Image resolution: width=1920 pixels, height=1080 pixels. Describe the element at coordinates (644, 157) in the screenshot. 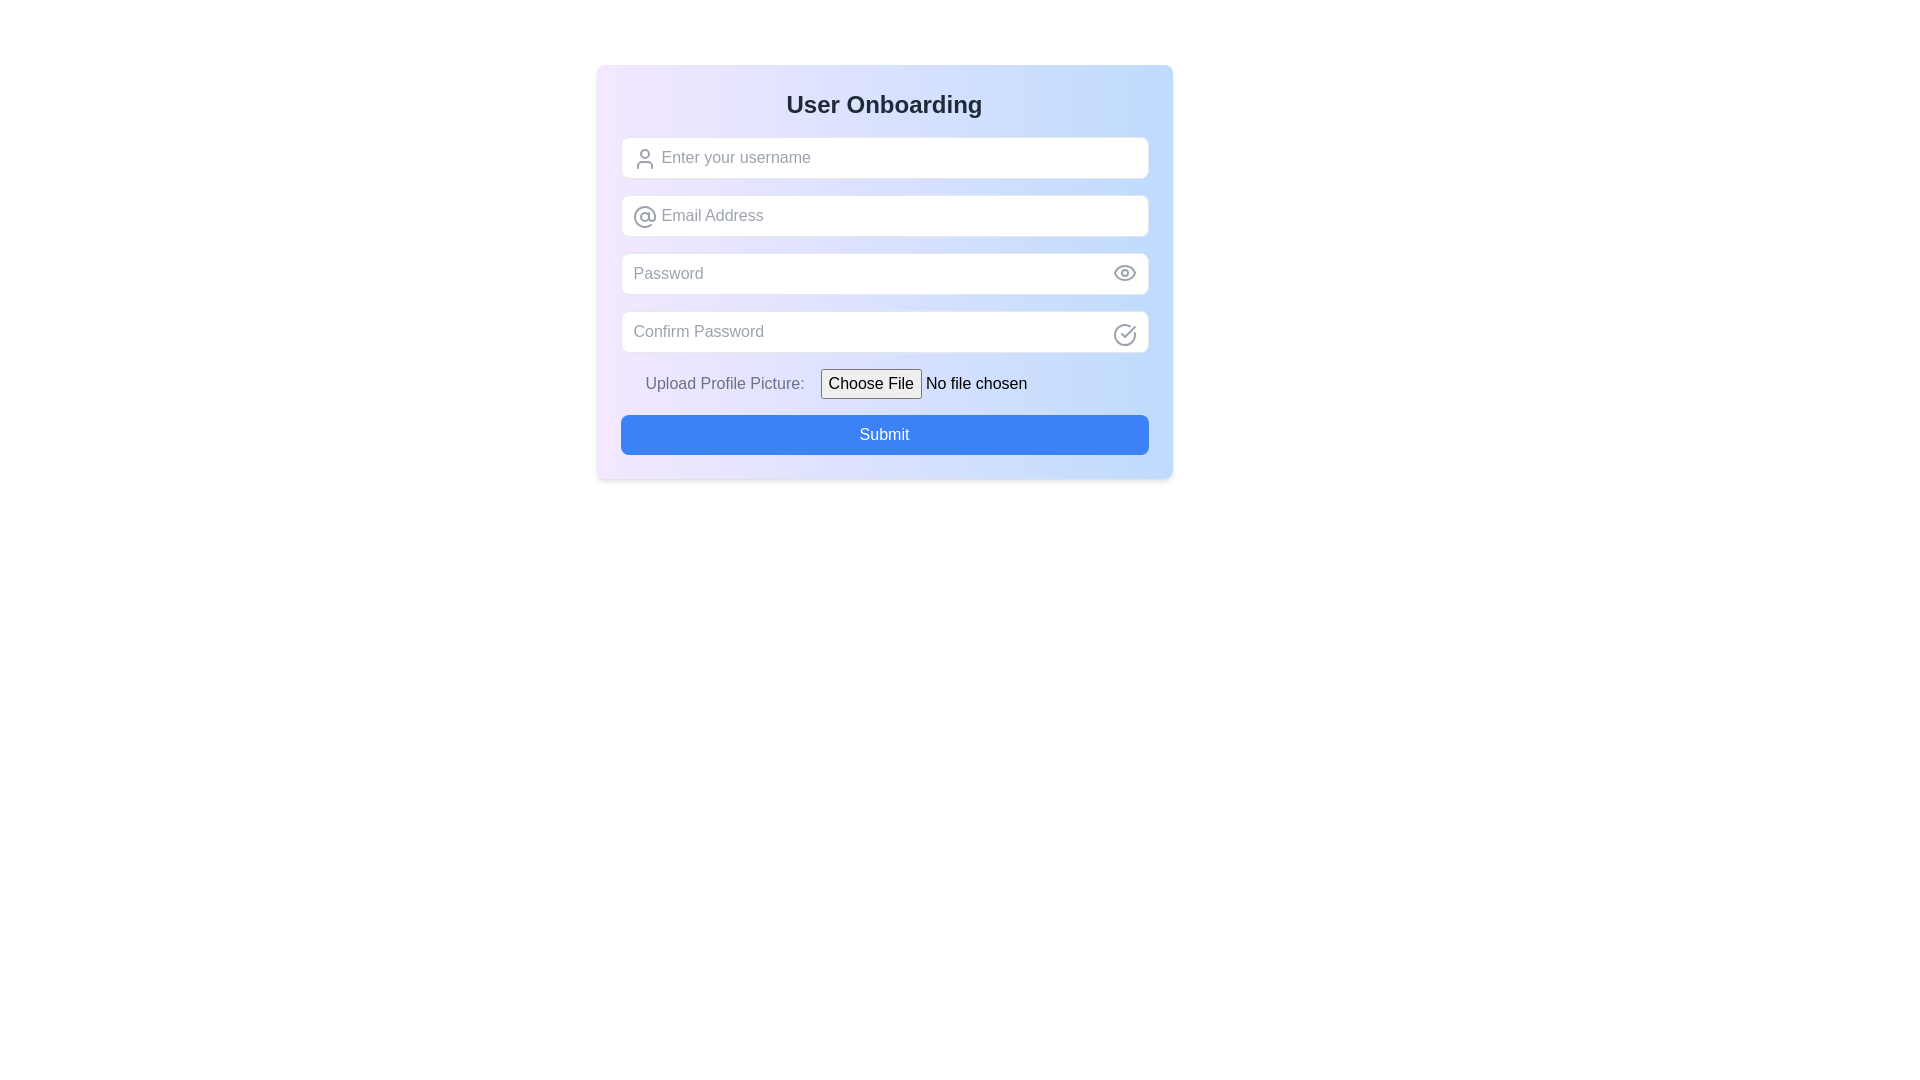

I see `the user profile icon that is located inside the first input field of the user onboarding form, which serves as a visual indicator for entering a username` at that location.